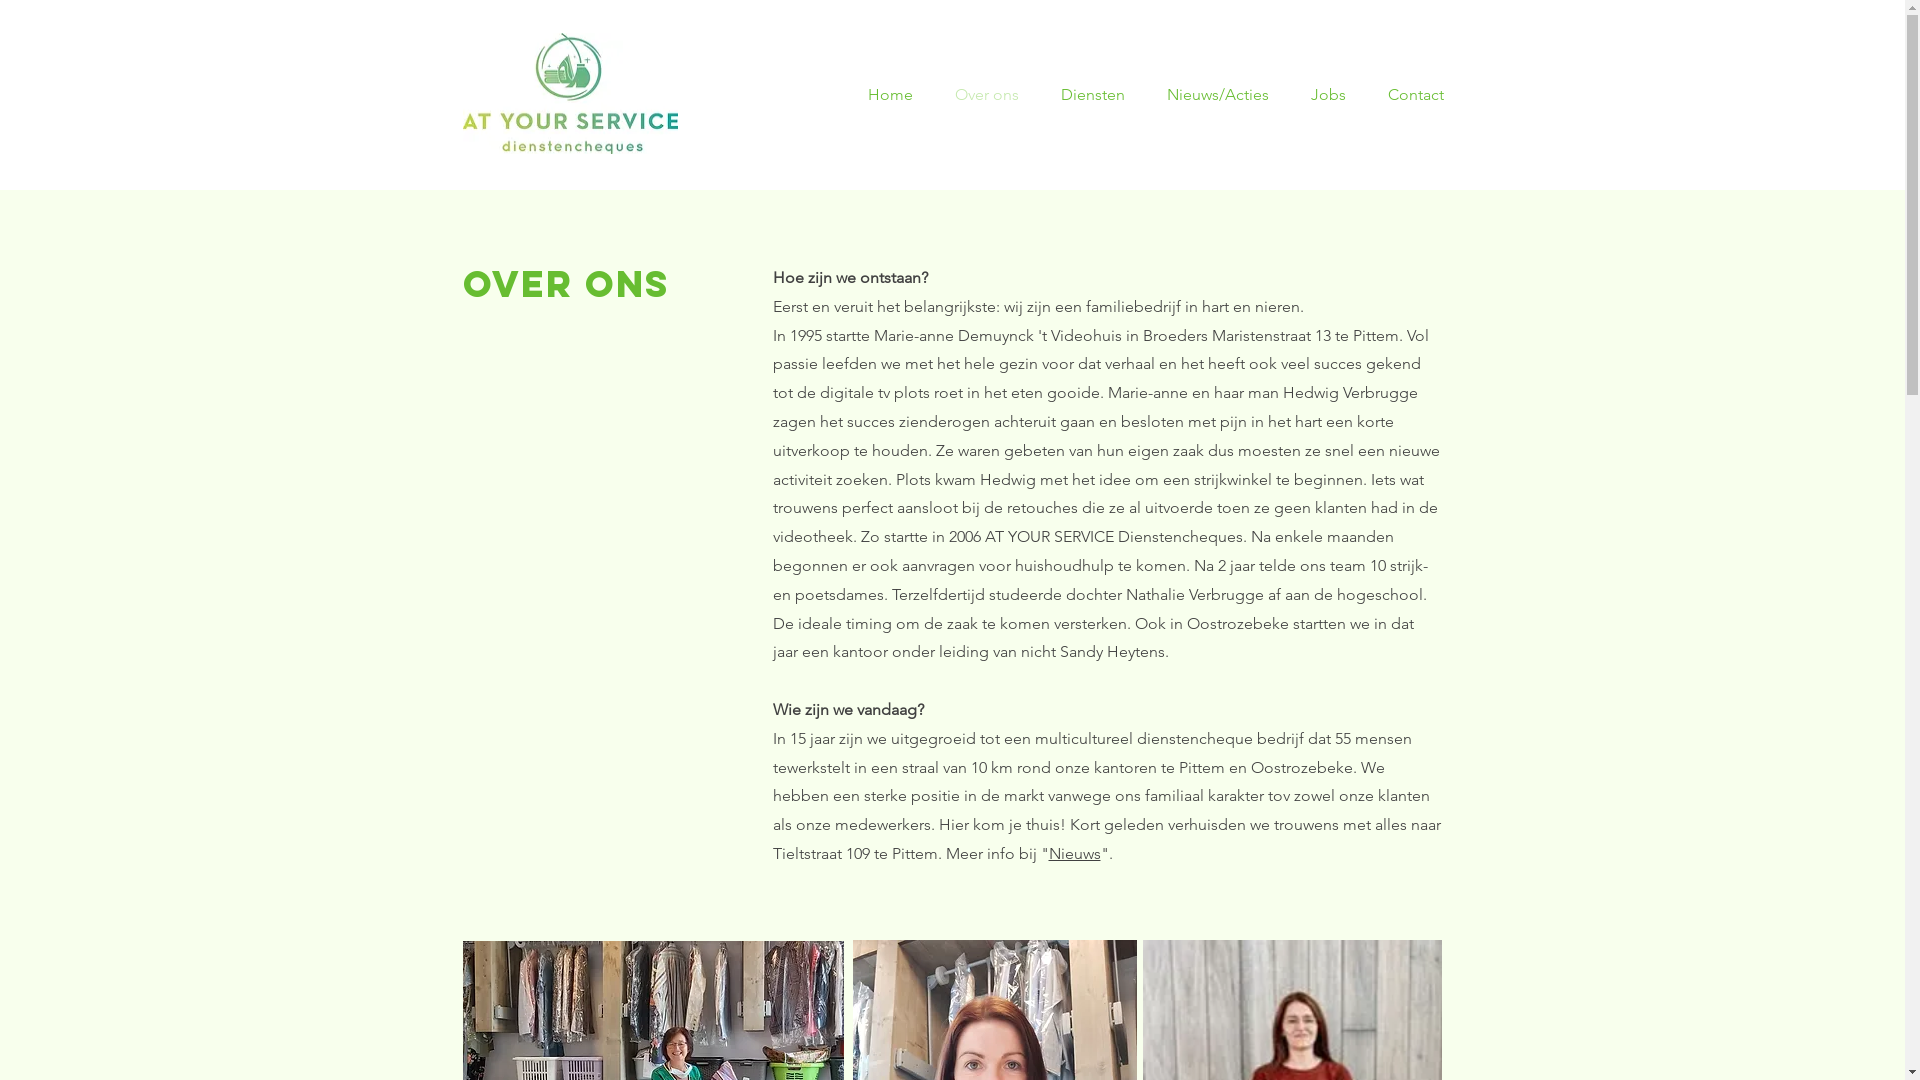 The image size is (1920, 1080). What do you see at coordinates (894, 95) in the screenshot?
I see `'Home'` at bounding box center [894, 95].